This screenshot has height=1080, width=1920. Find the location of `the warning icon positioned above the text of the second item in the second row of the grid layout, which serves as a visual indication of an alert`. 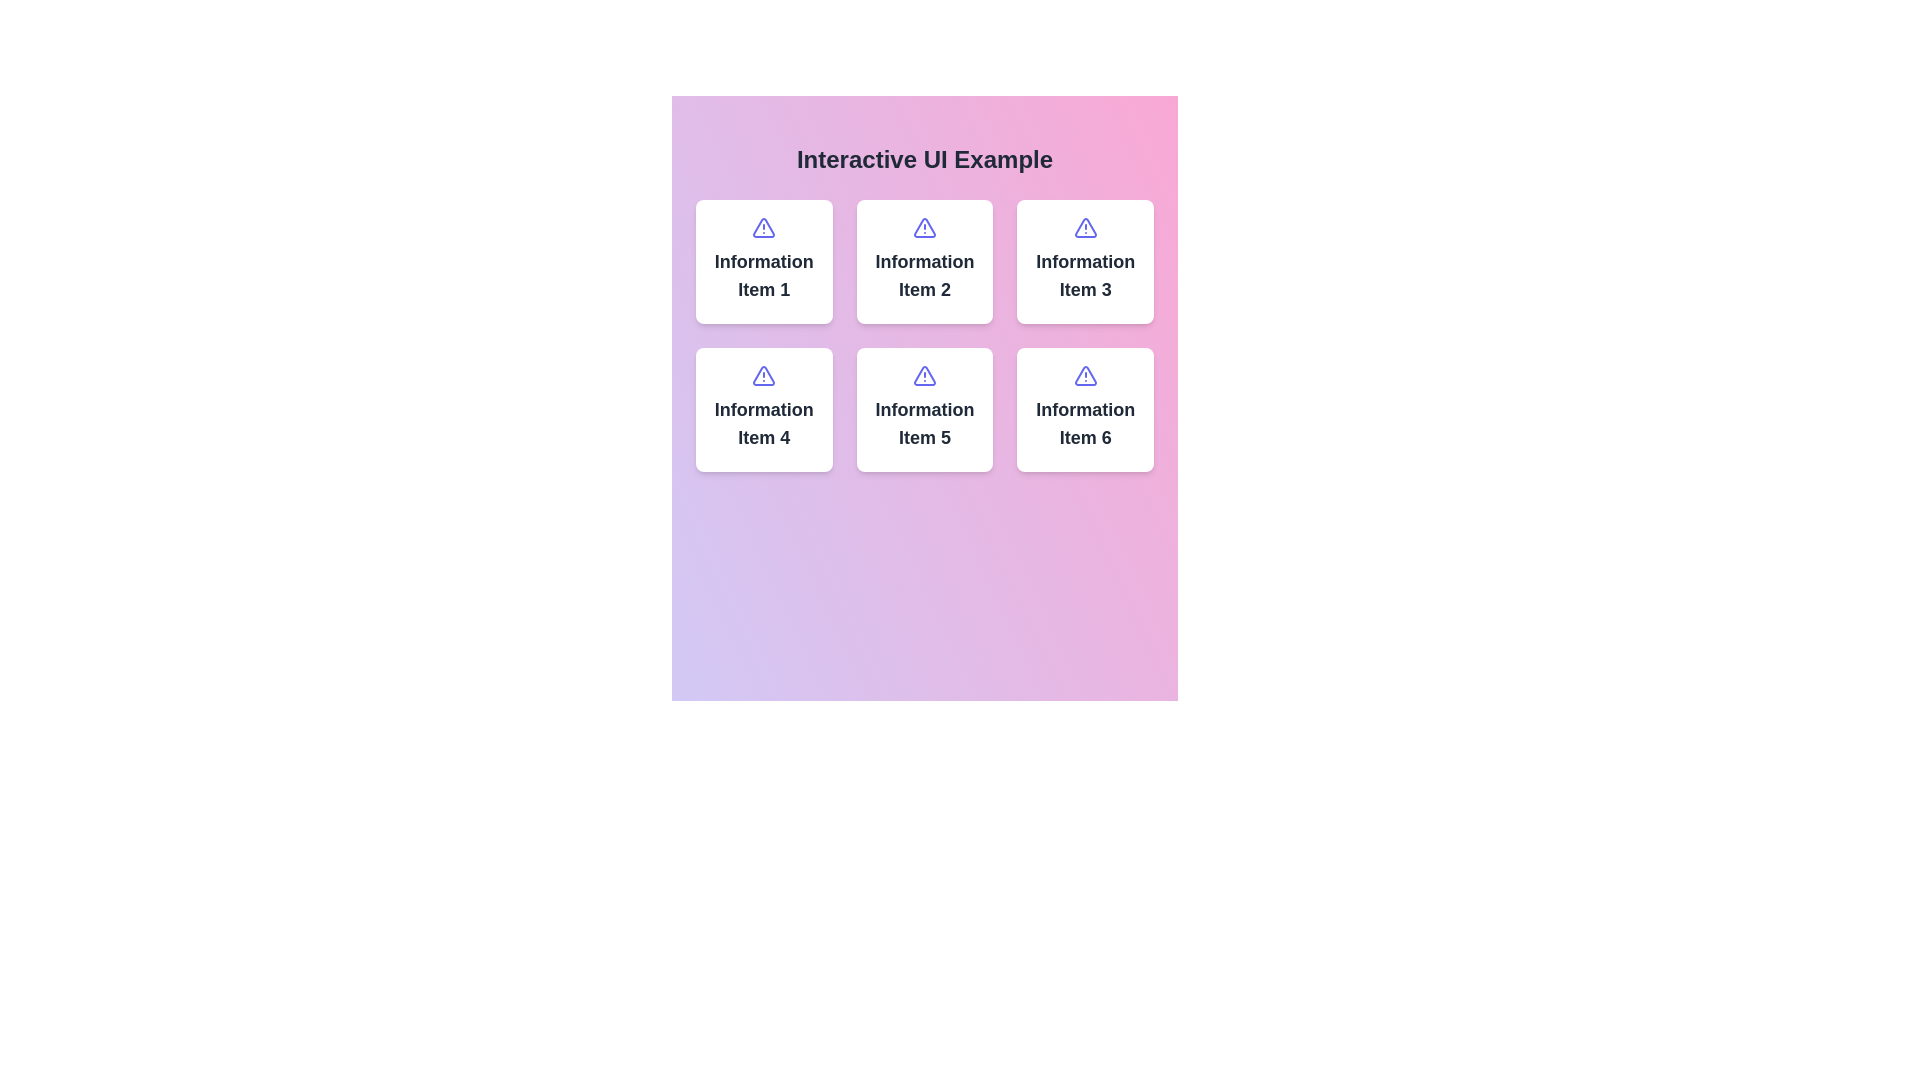

the warning icon positioned above the text of the second item in the second row of the grid layout, which serves as a visual indication of an alert is located at coordinates (924, 226).